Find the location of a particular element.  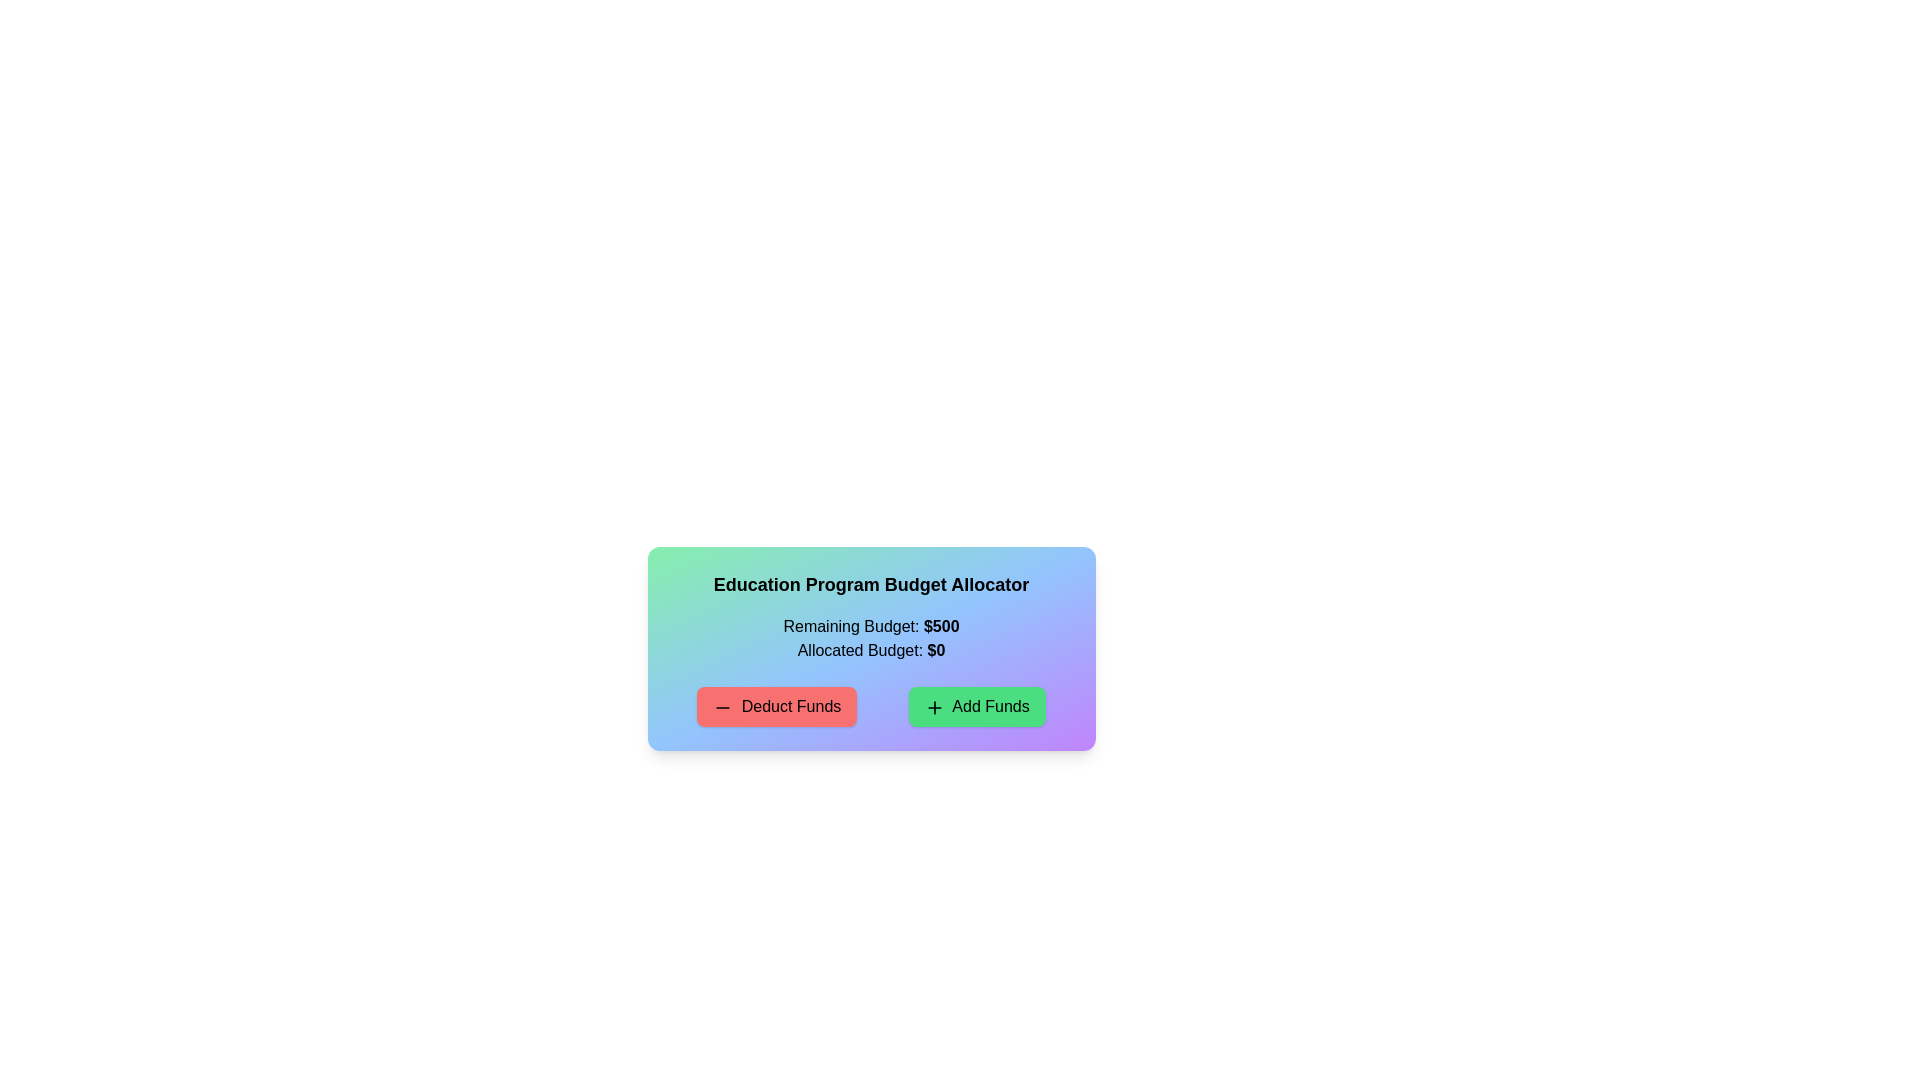

the value displayed in the text label representing the allocated budget, which is part of the section labeled 'Allocated Budget: $0' located towards the lower center of the interface is located at coordinates (935, 650).